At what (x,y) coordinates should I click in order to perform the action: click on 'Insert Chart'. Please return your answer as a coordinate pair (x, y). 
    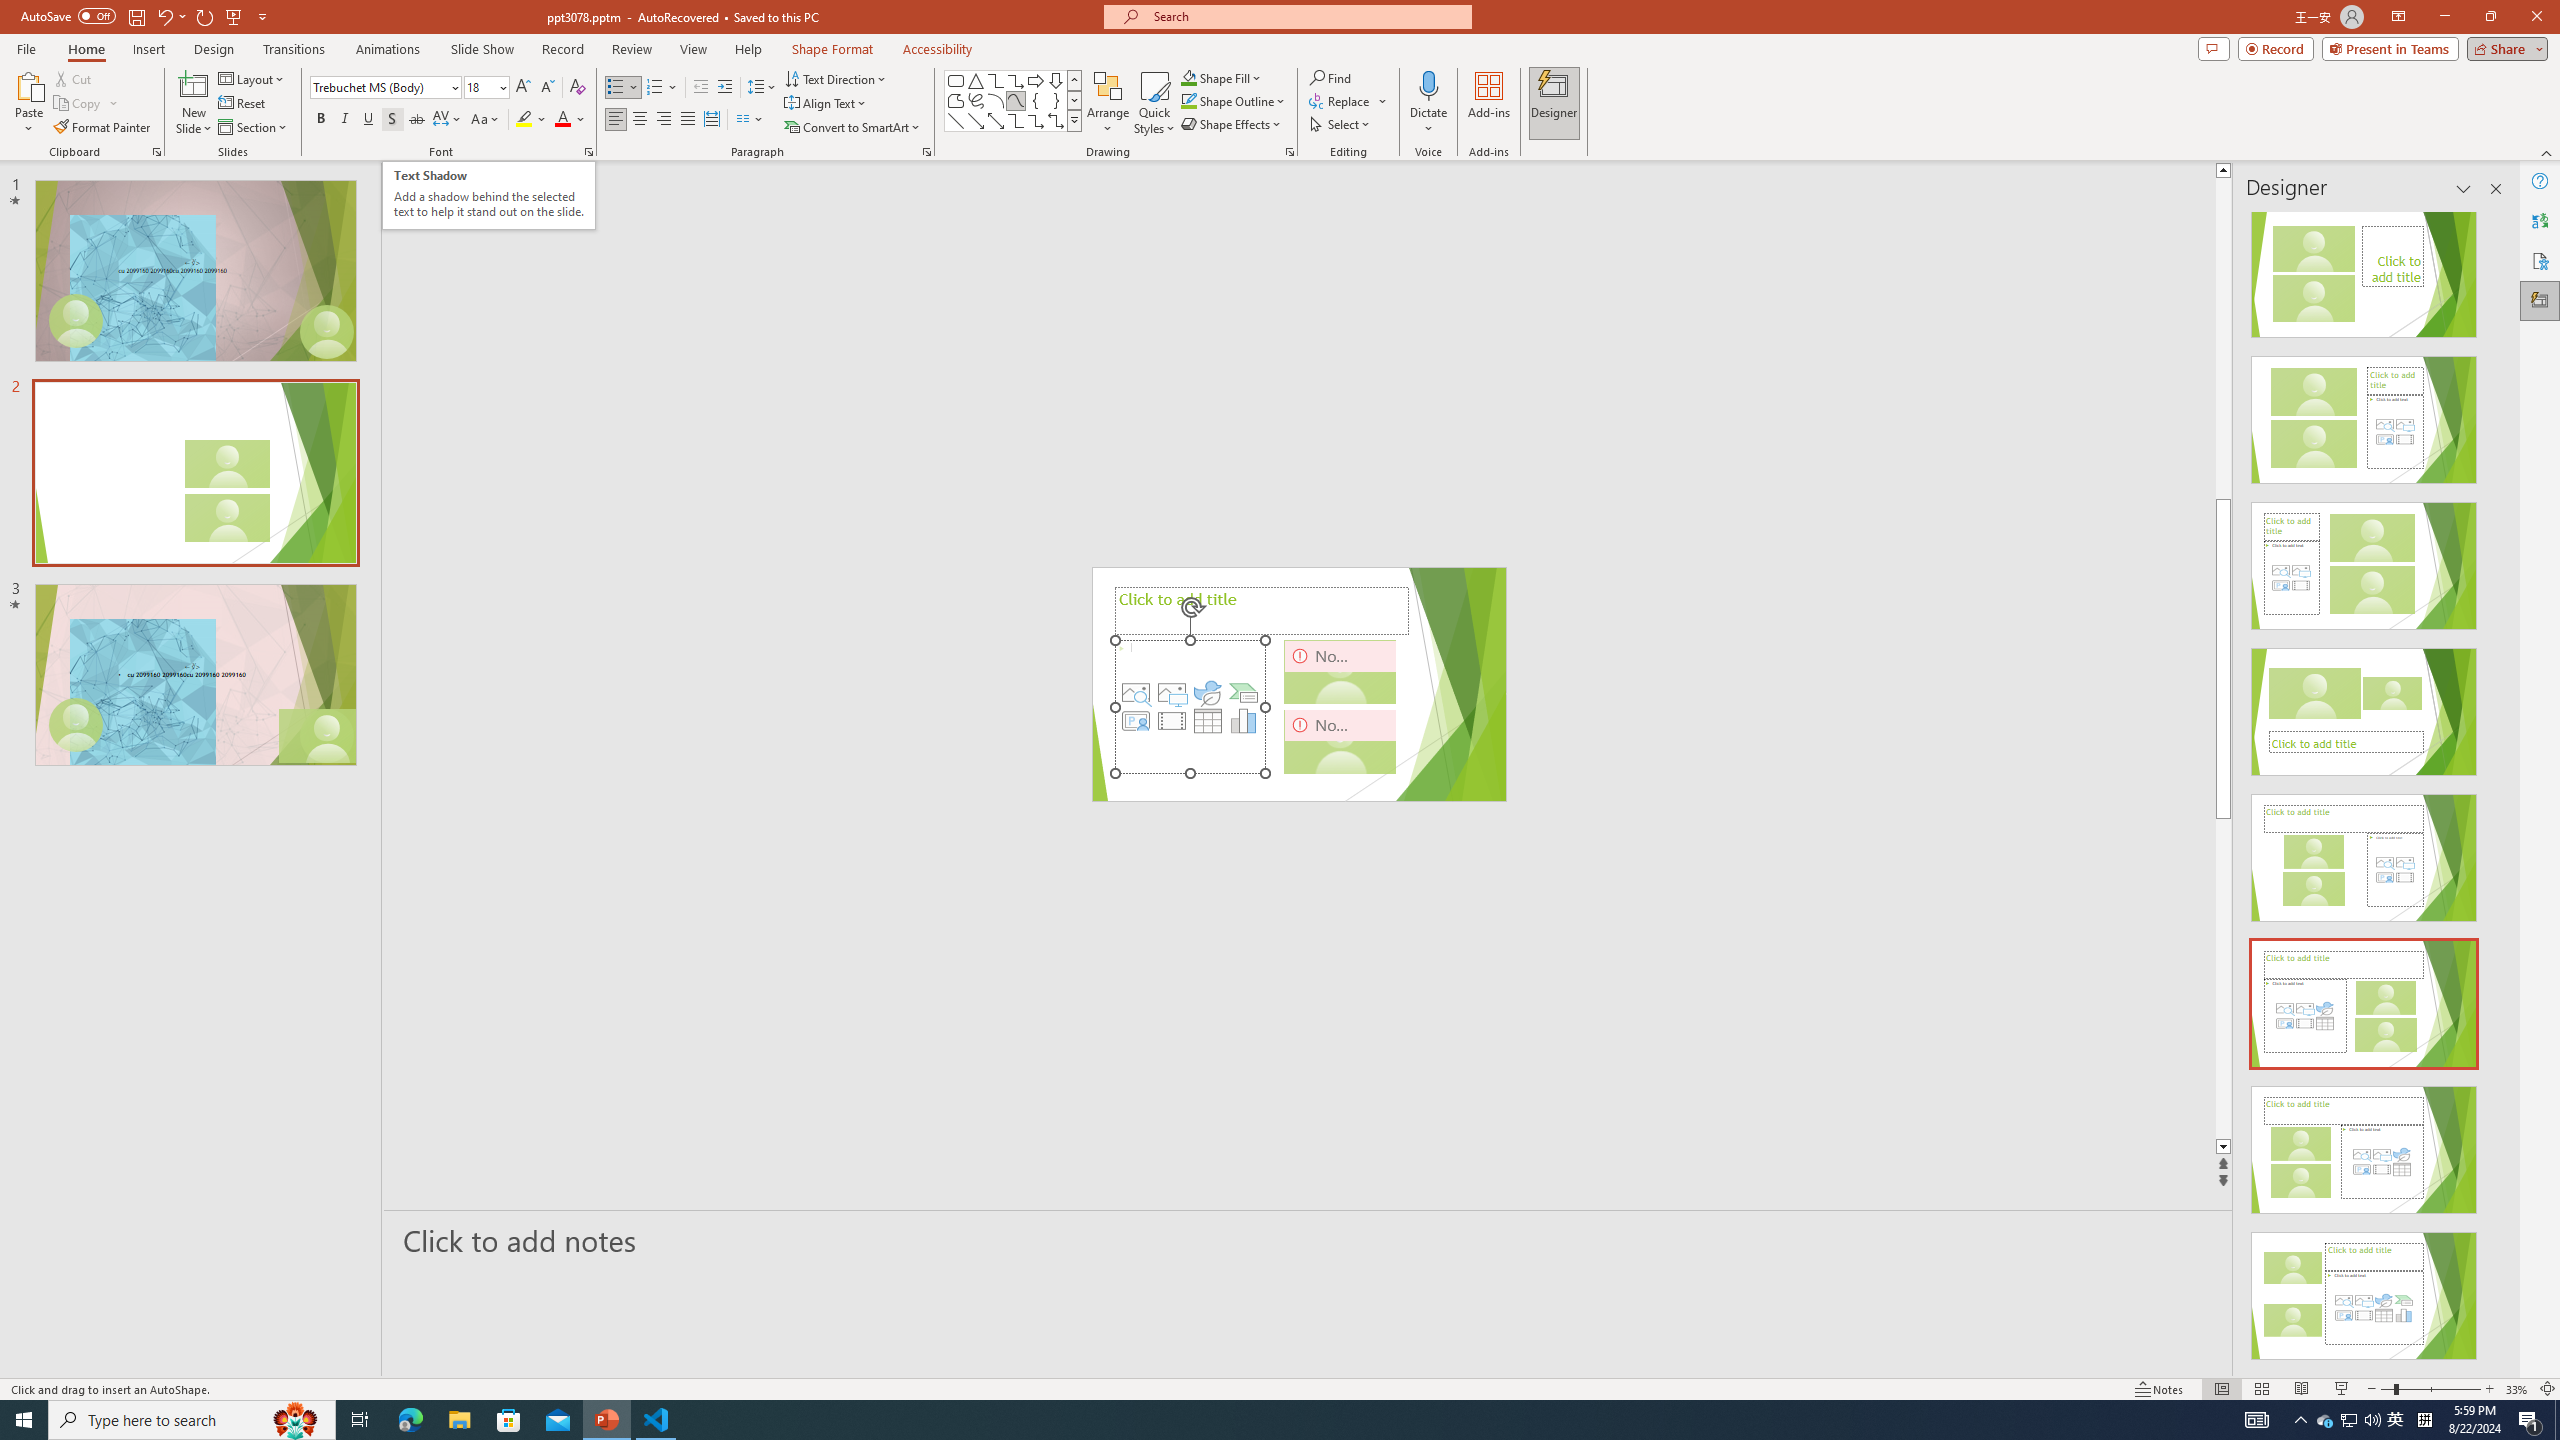
    Looking at the image, I should click on (1243, 720).